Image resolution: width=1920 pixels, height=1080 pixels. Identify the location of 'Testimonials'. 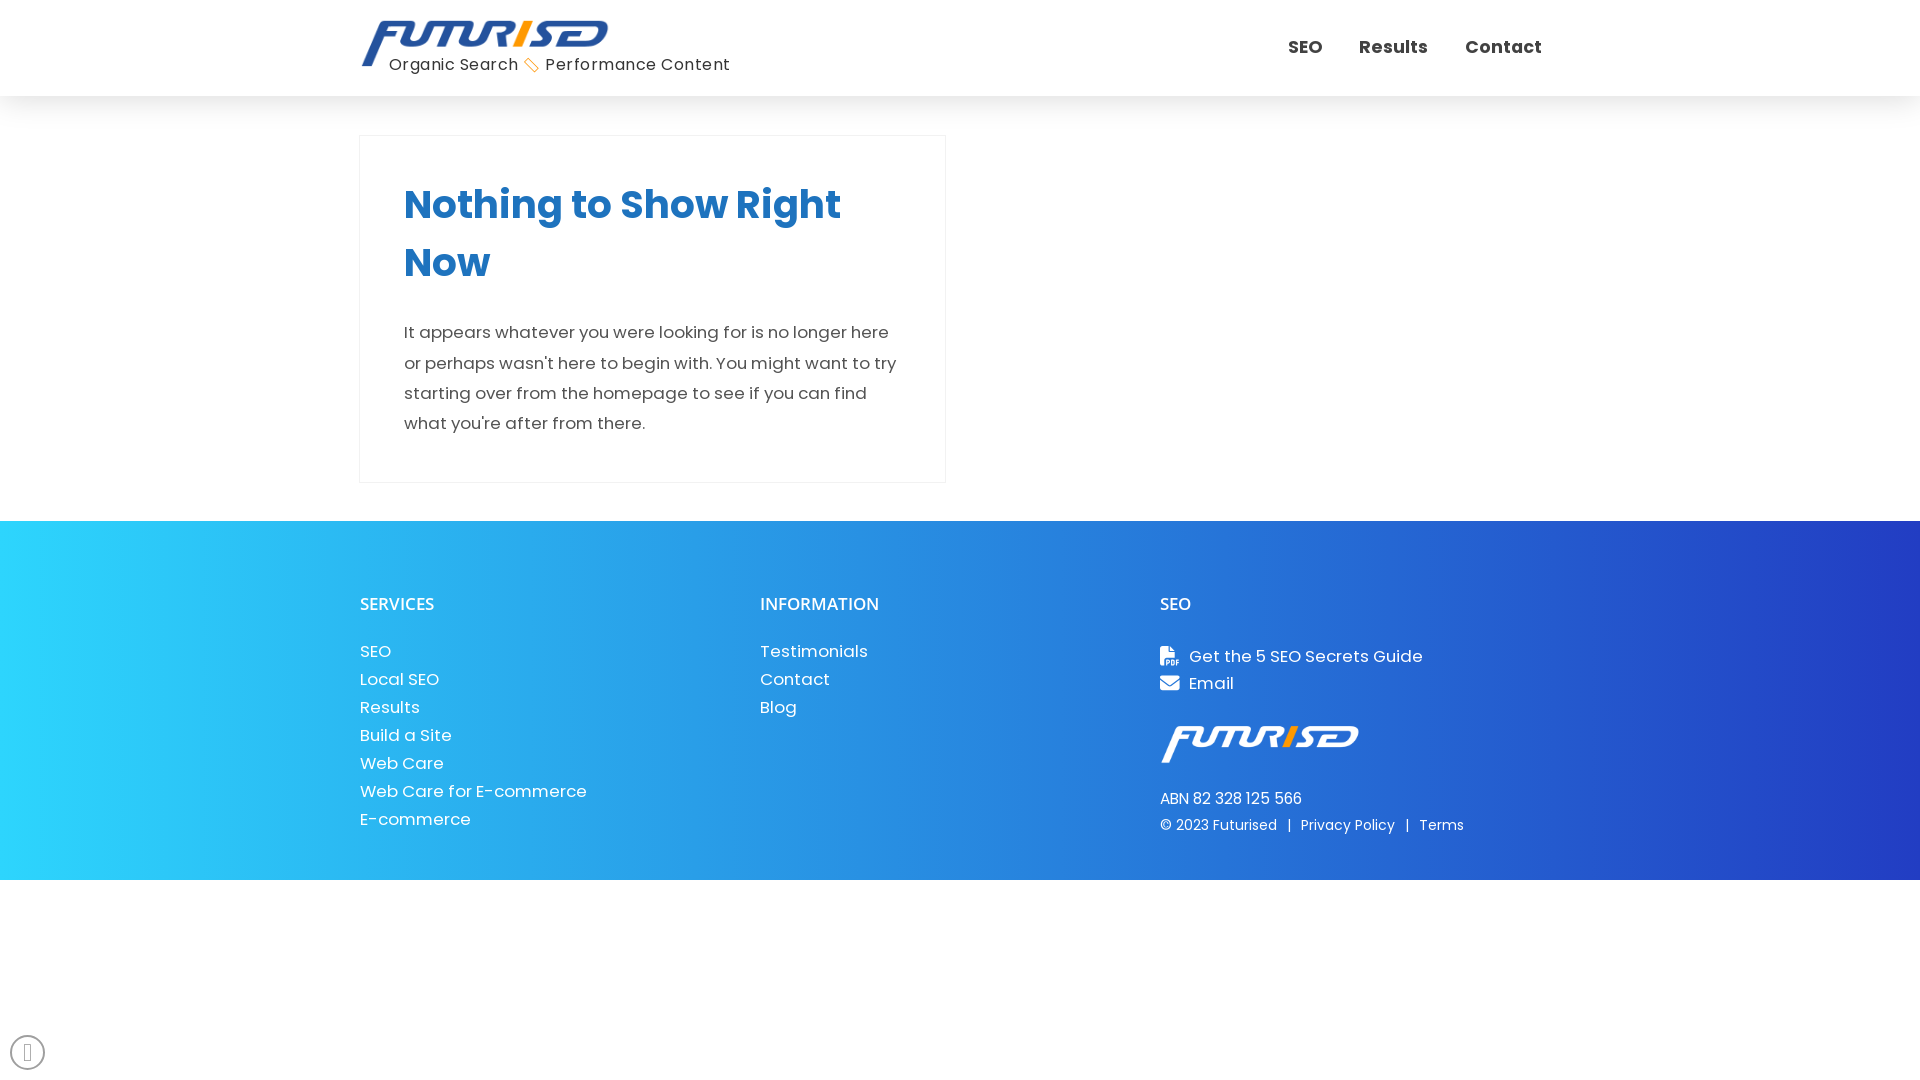
(758, 651).